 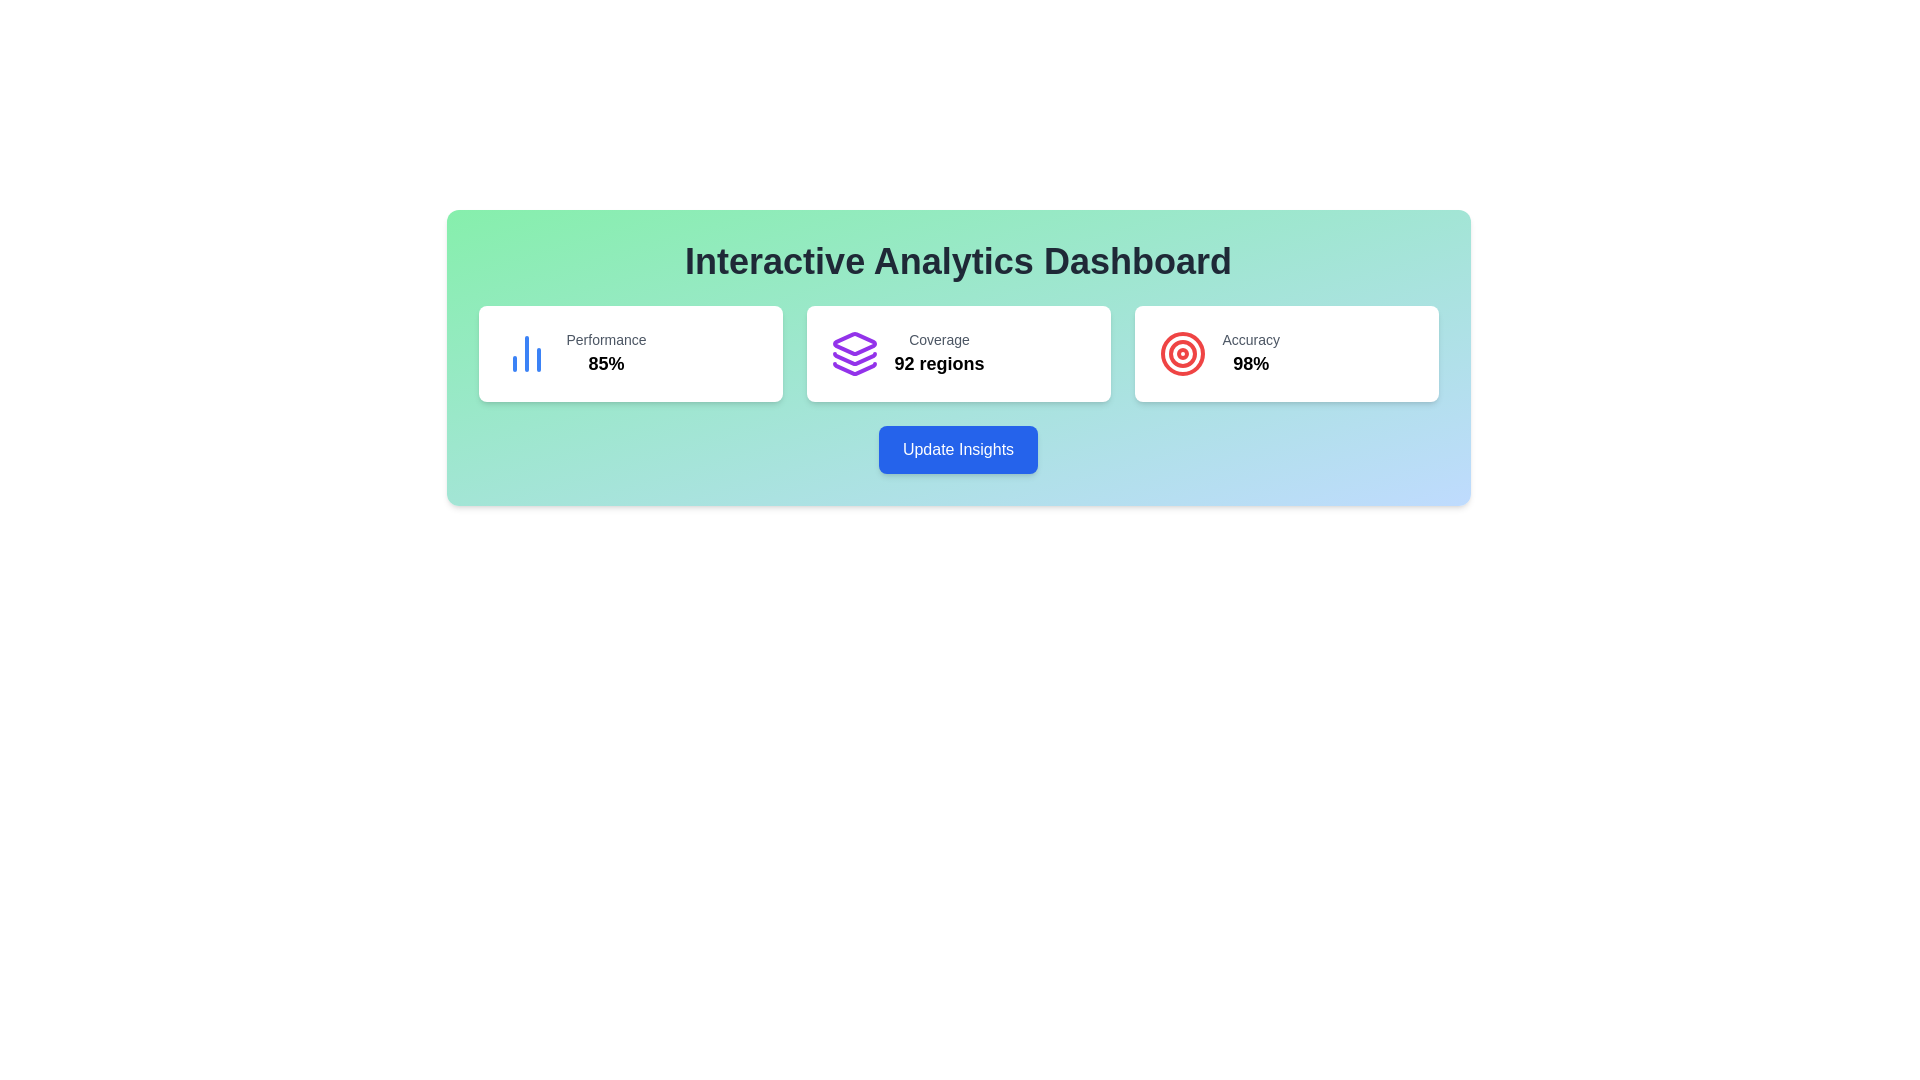 What do you see at coordinates (938, 353) in the screenshot?
I see `informational text component that displays 'Coverage' in gray and '92 regions' in bold black, located in the middle section of the interface under an icon with stacked boxes` at bounding box center [938, 353].